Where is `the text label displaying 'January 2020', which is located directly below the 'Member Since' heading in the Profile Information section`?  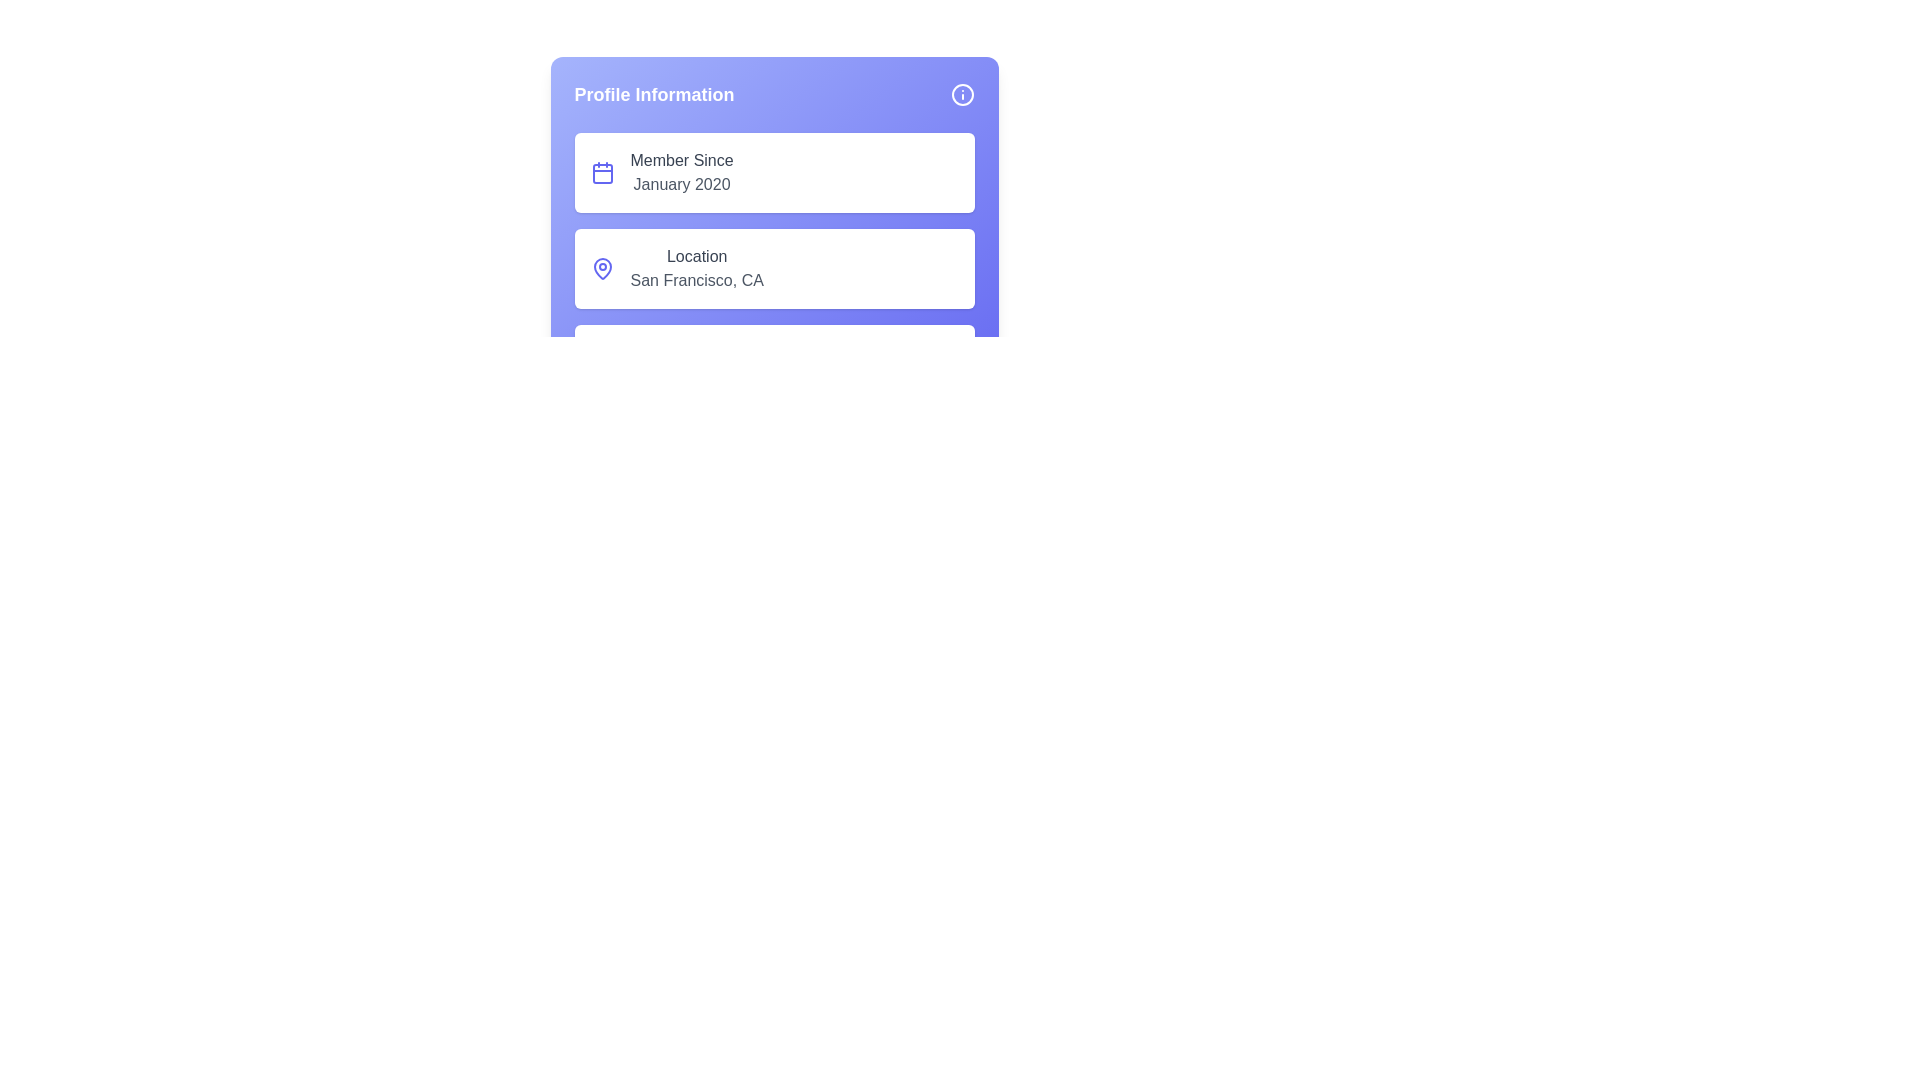
the text label displaying 'January 2020', which is located directly below the 'Member Since' heading in the Profile Information section is located at coordinates (682, 185).